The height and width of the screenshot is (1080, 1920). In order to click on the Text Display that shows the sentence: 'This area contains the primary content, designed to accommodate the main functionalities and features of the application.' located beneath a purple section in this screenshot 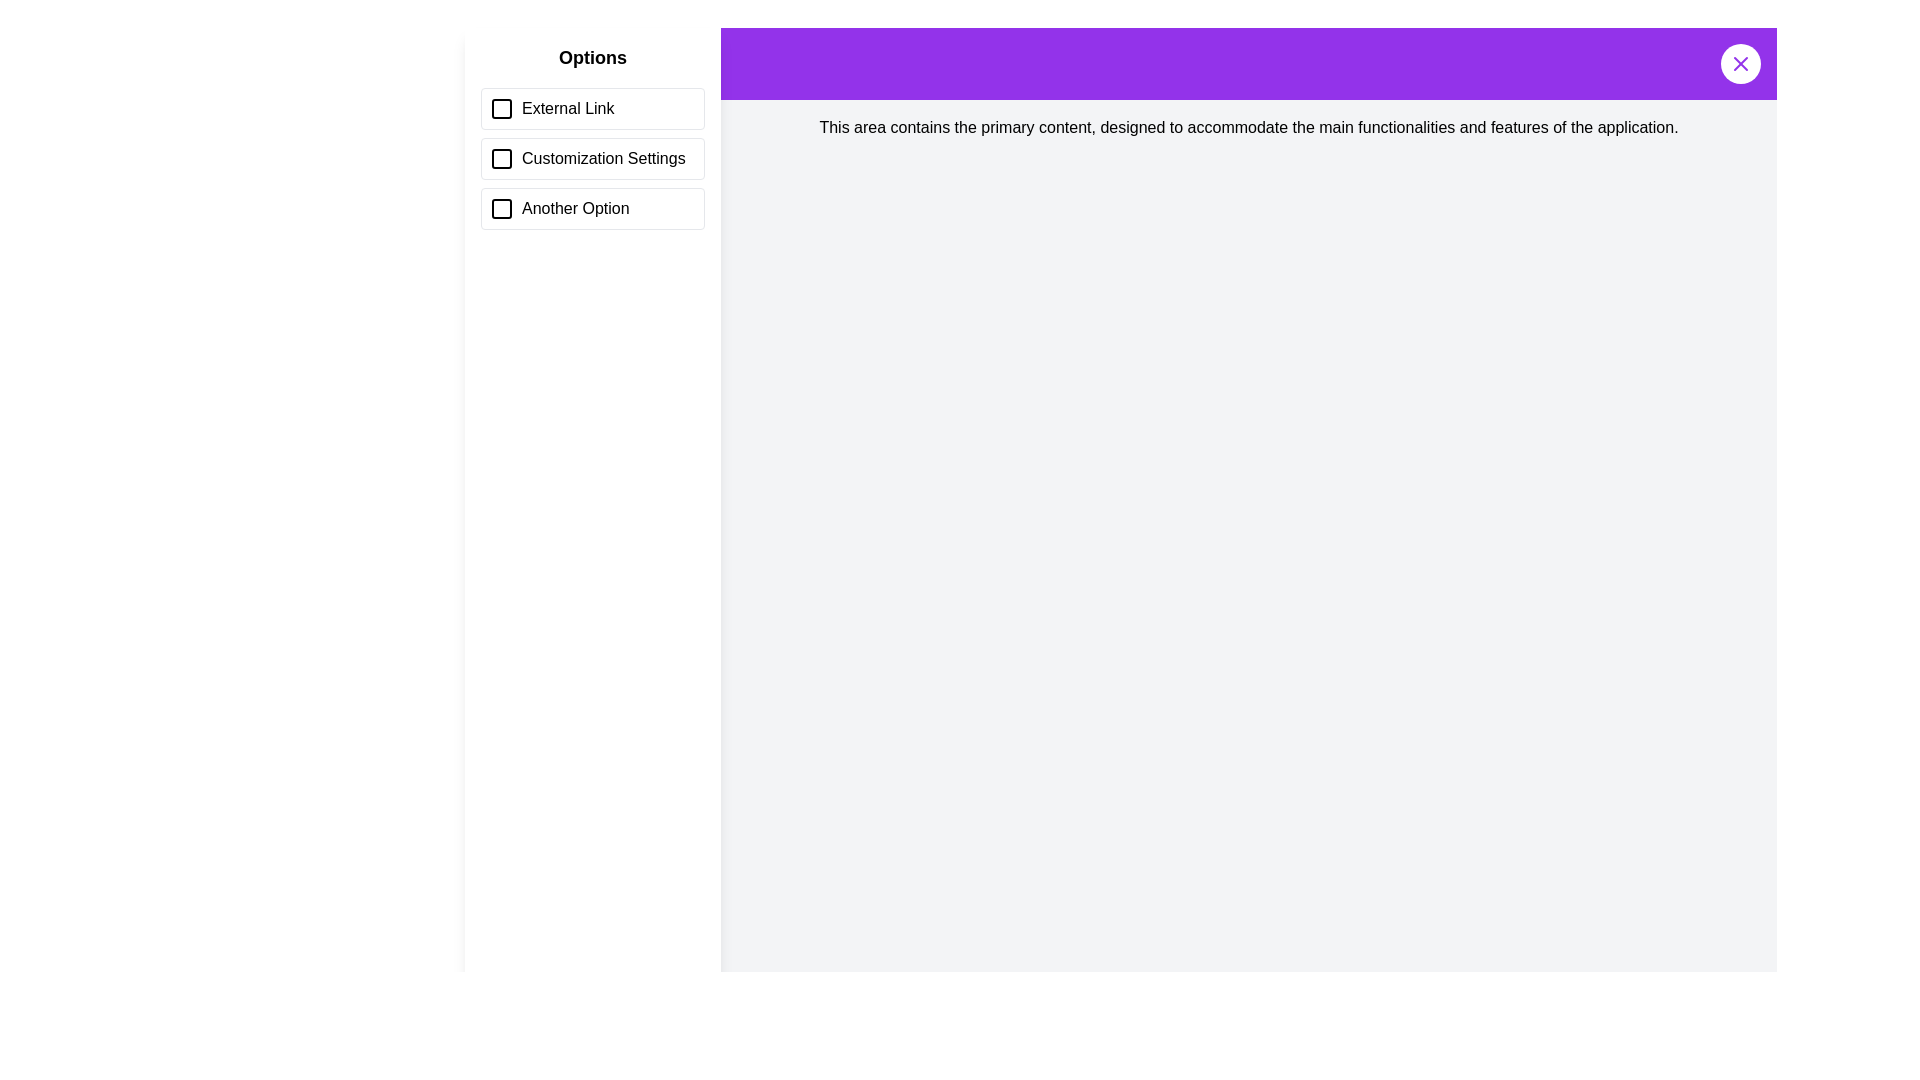, I will do `click(1247, 127)`.